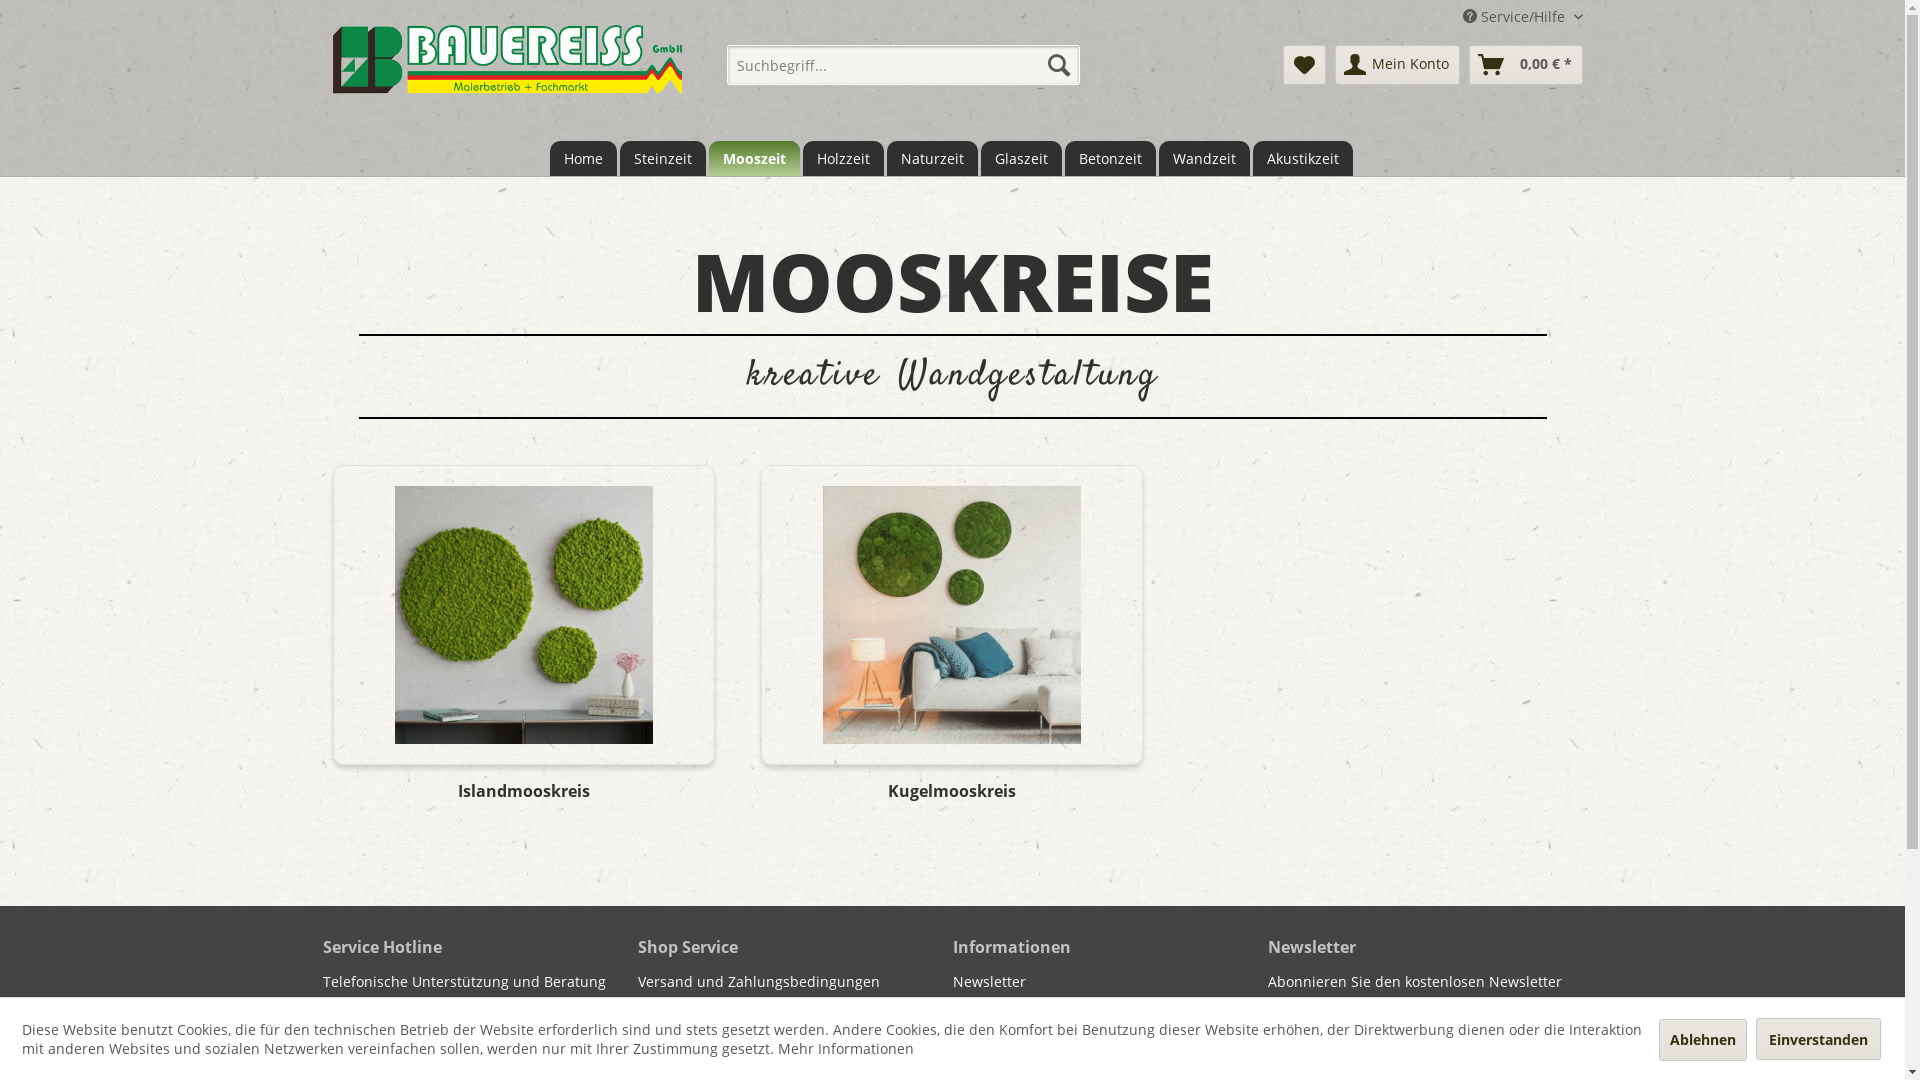 The image size is (1920, 1080). I want to click on 'Glaszeit', so click(1020, 157).